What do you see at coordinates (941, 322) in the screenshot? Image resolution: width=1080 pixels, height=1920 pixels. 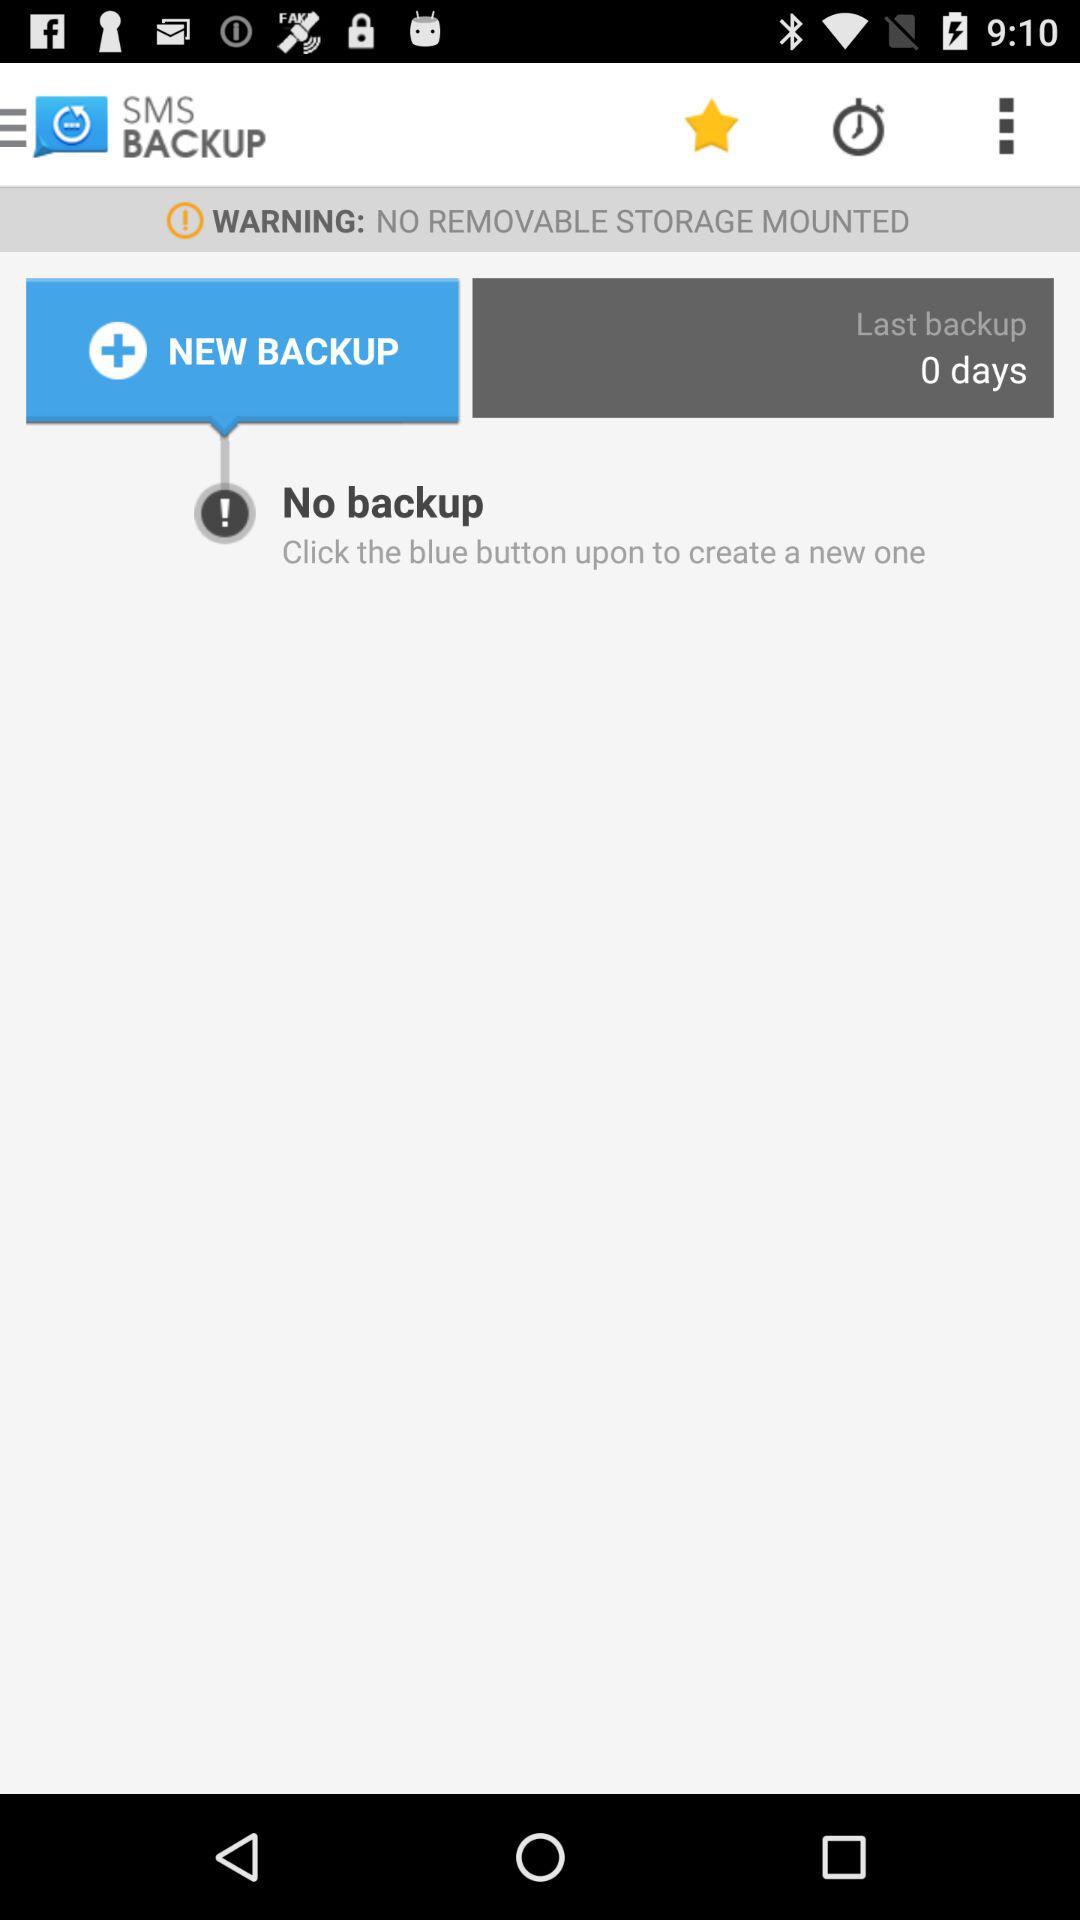 I see `the last backup app` at bounding box center [941, 322].